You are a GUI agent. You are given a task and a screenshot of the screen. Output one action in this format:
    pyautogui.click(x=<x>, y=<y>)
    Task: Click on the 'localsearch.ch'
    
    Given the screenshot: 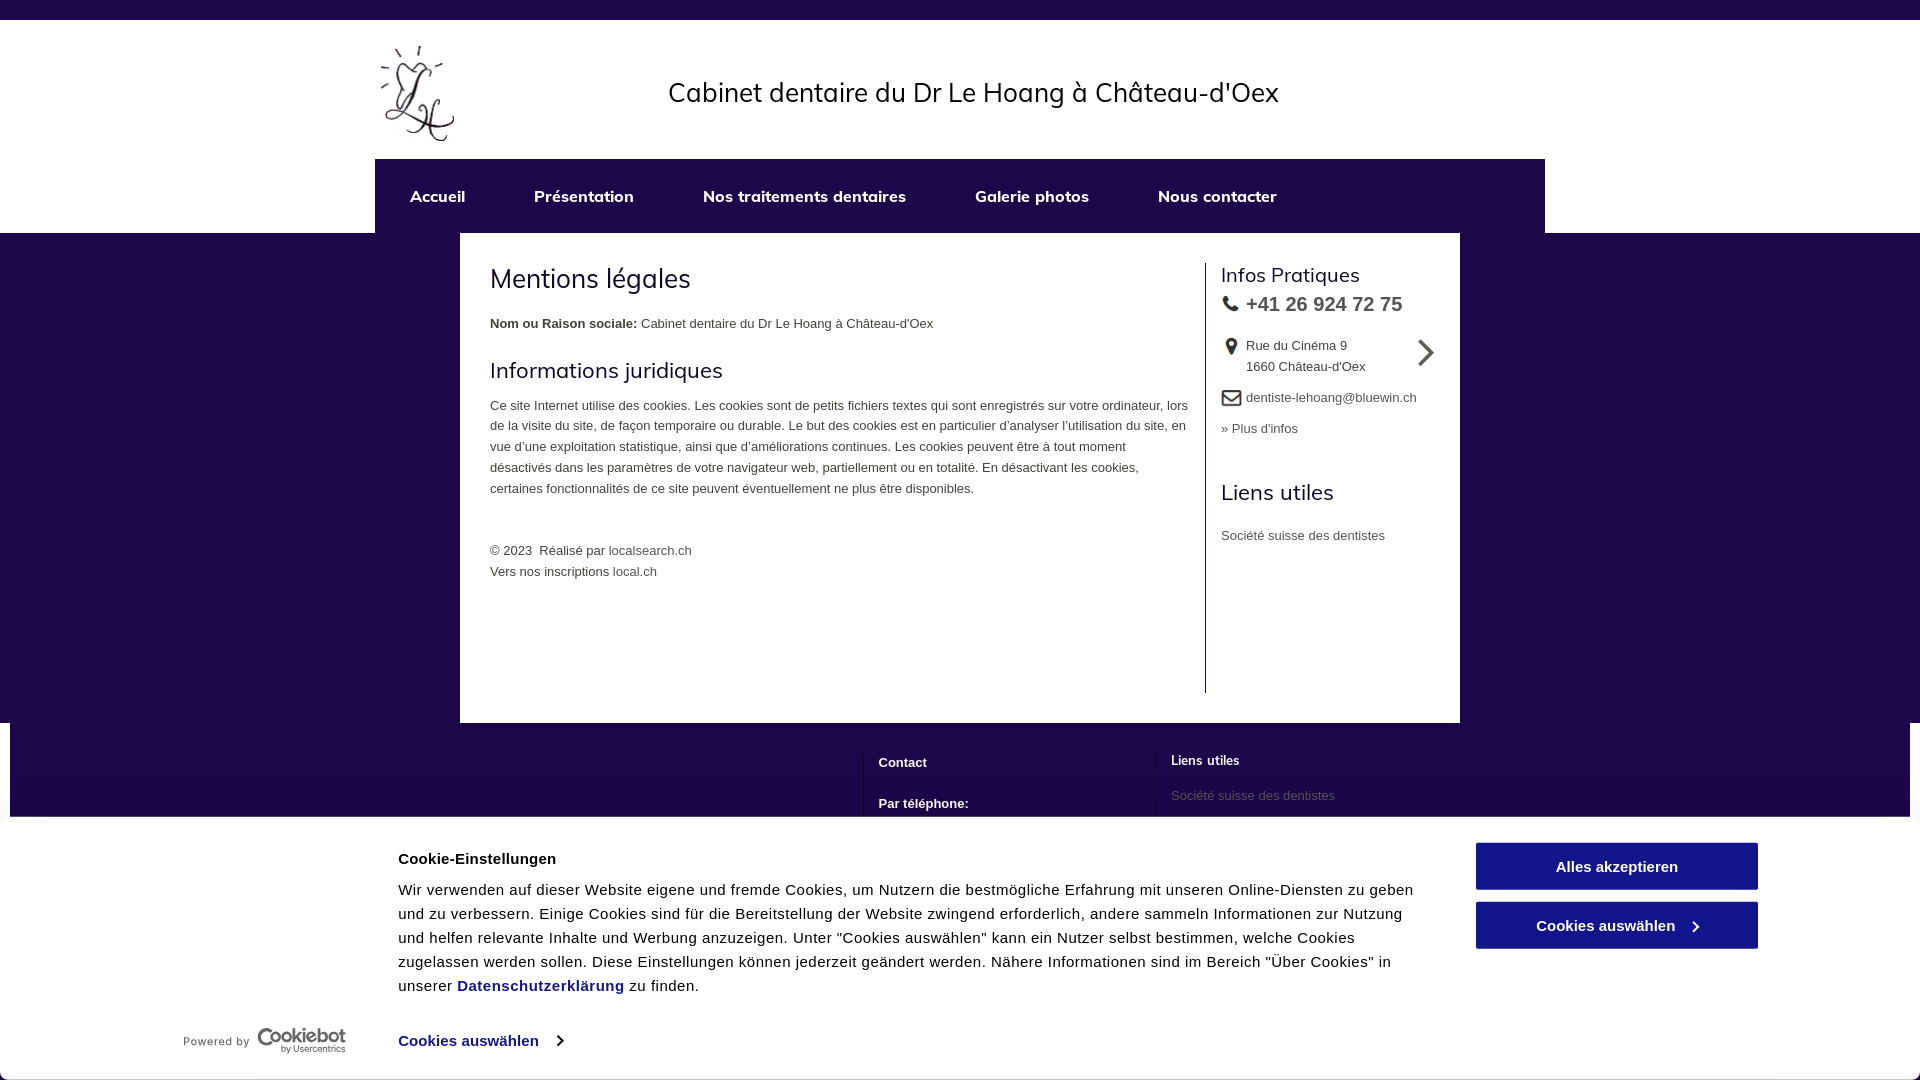 What is the action you would take?
    pyautogui.click(x=608, y=550)
    